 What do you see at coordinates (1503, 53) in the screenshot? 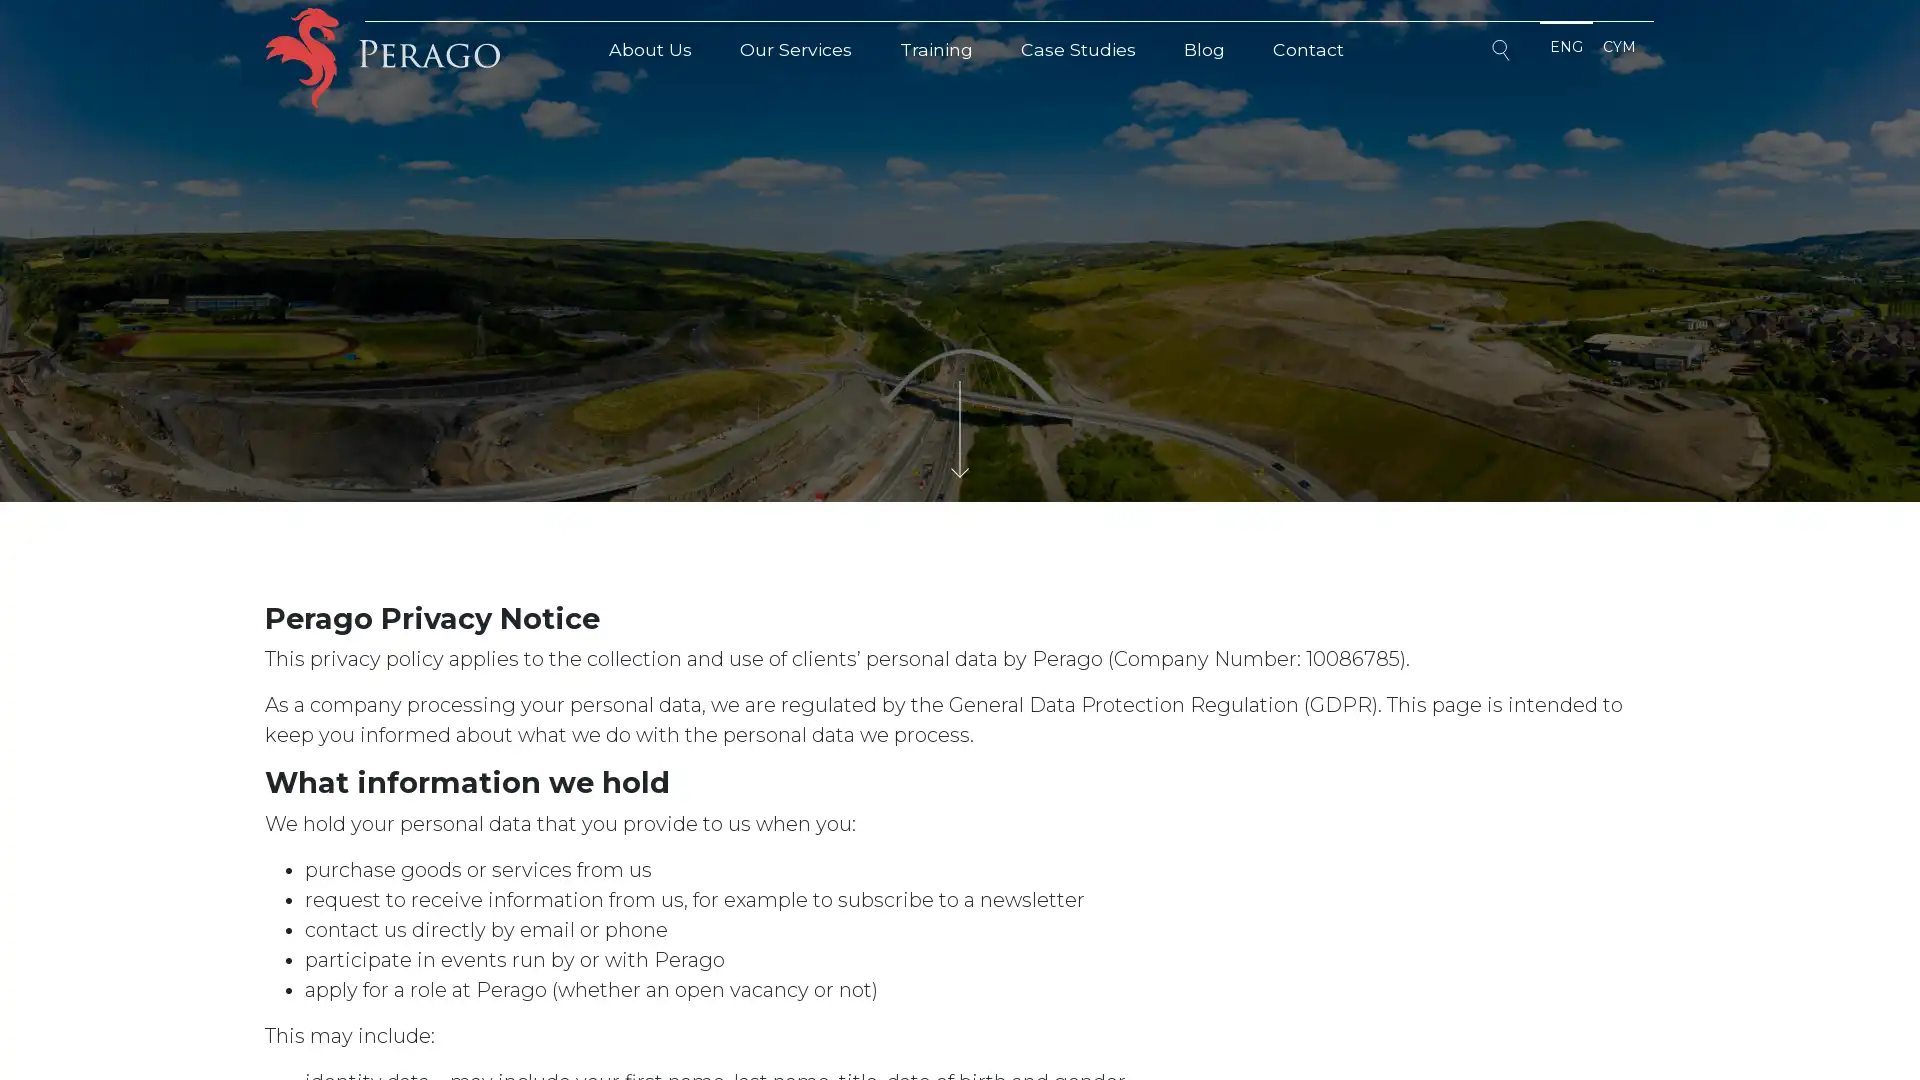
I see `Search button` at bounding box center [1503, 53].